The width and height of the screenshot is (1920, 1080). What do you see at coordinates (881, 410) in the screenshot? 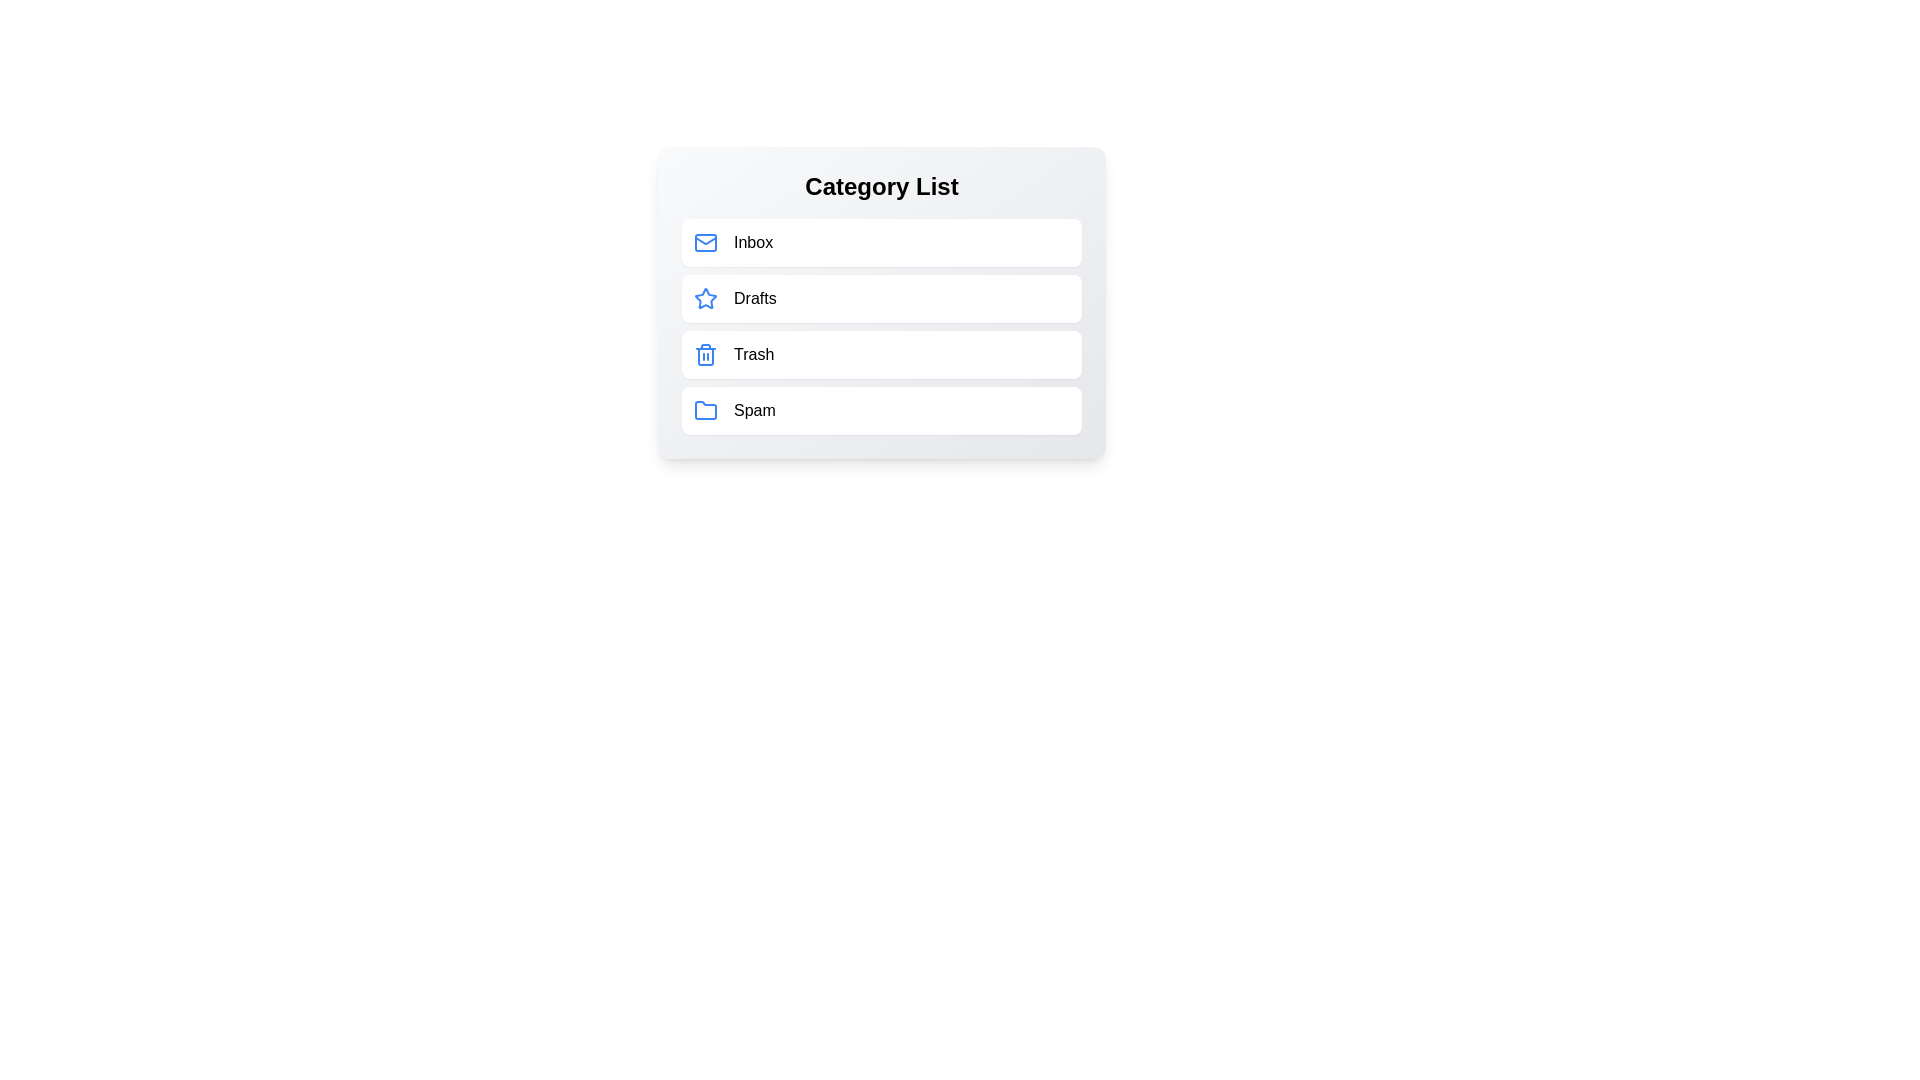
I see `the category Spam from the list` at bounding box center [881, 410].